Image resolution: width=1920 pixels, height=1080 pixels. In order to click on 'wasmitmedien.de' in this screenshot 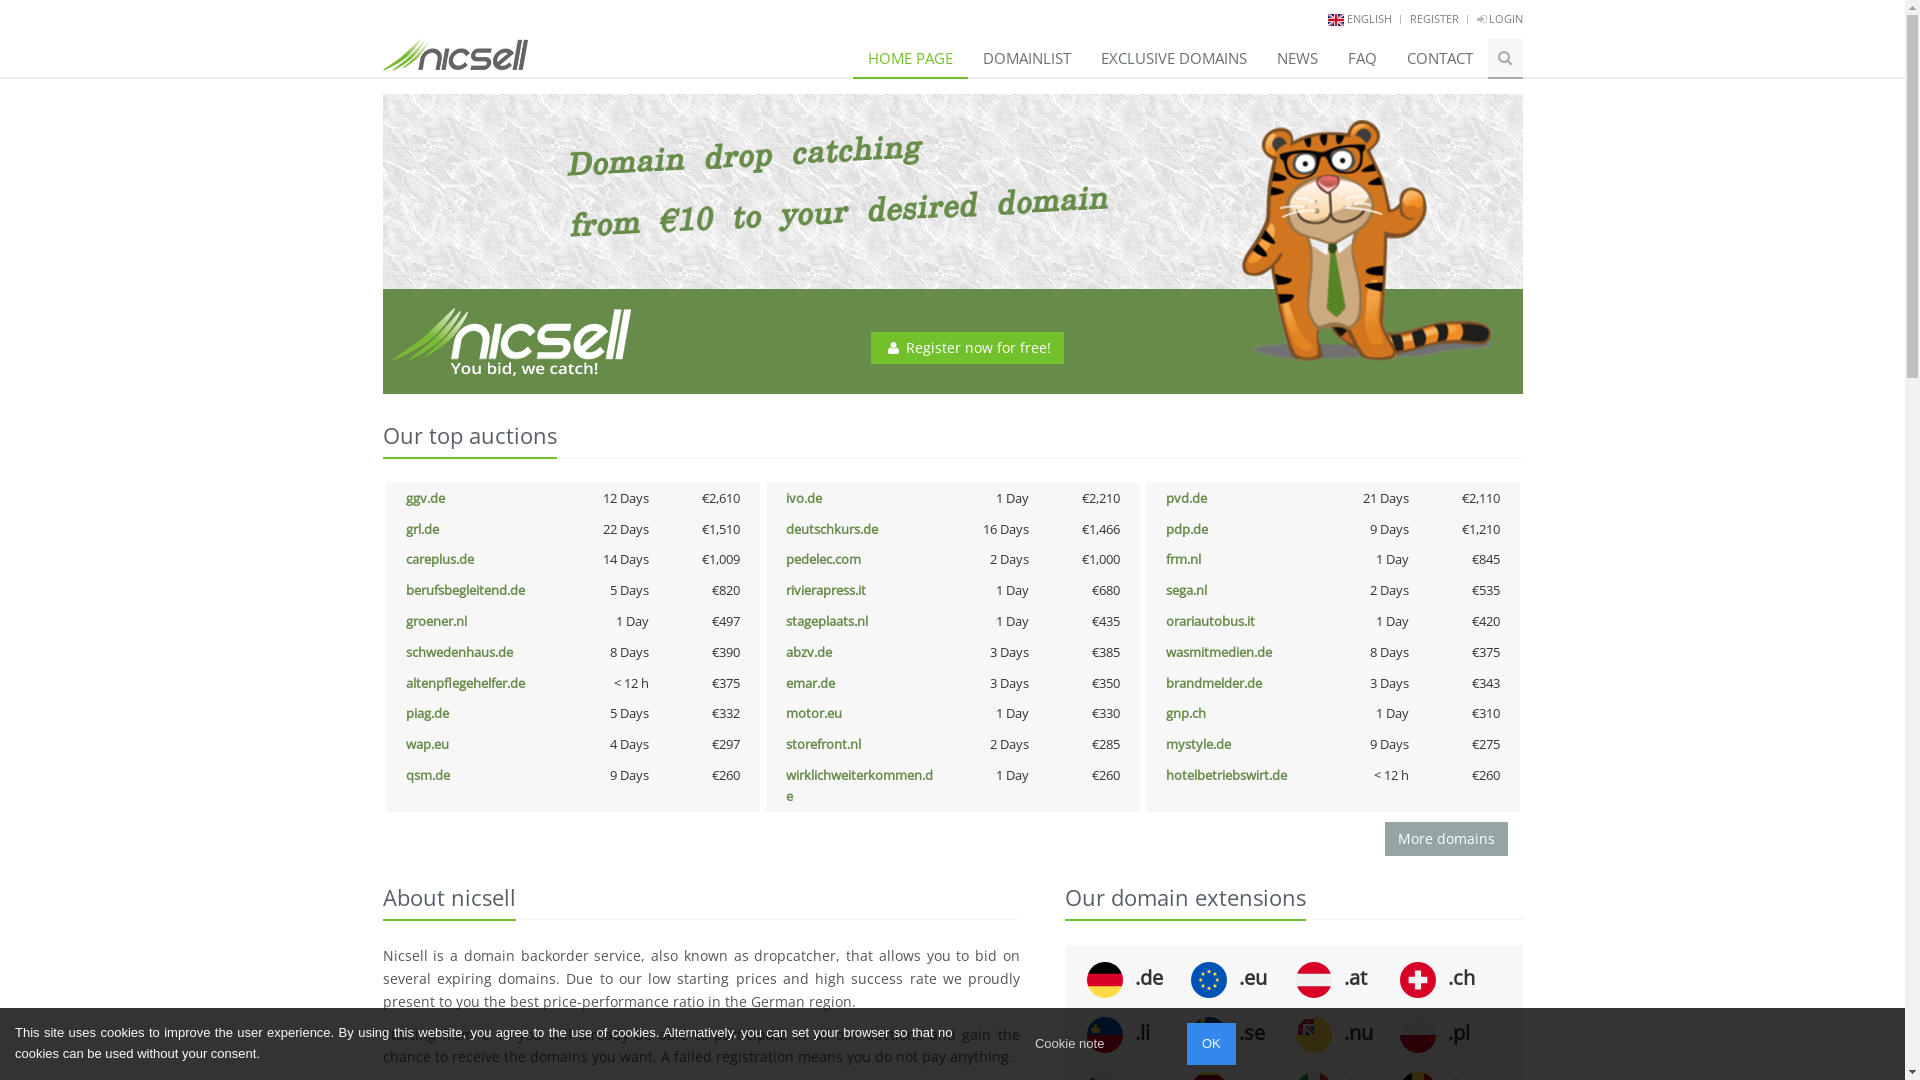, I will do `click(1218, 651)`.